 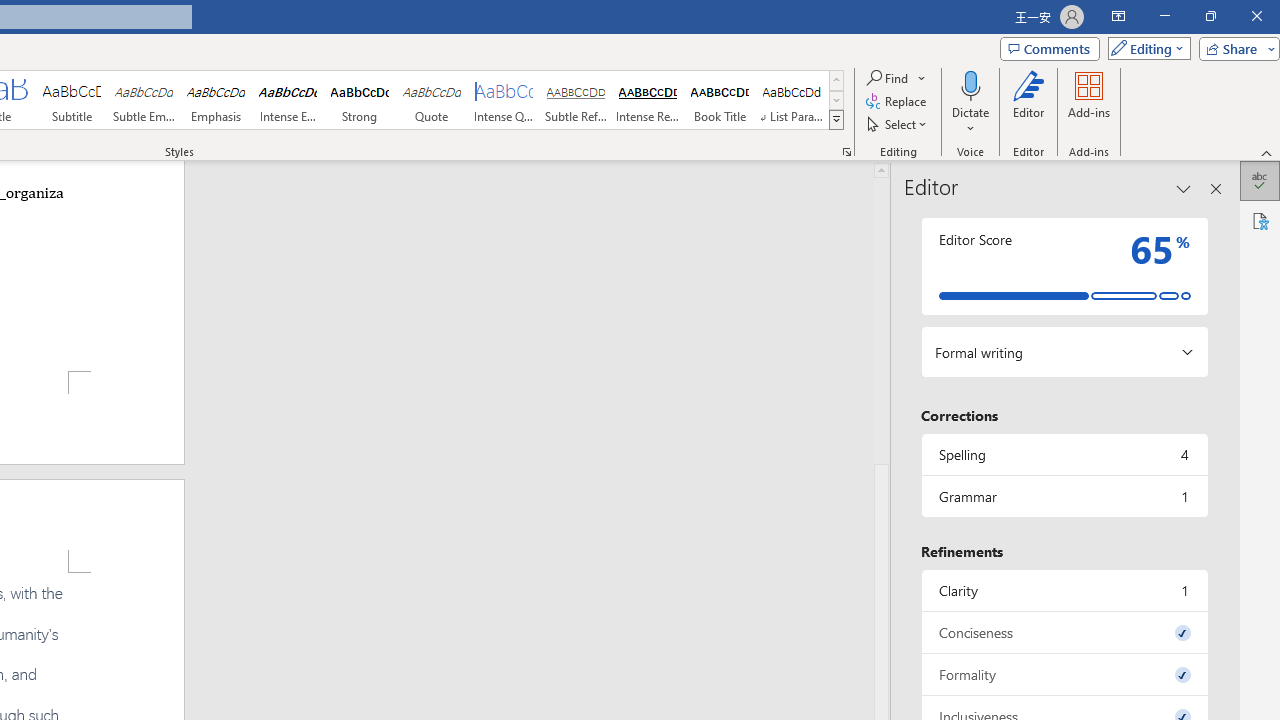 I want to click on 'Subtle Emphasis', so click(x=143, y=100).